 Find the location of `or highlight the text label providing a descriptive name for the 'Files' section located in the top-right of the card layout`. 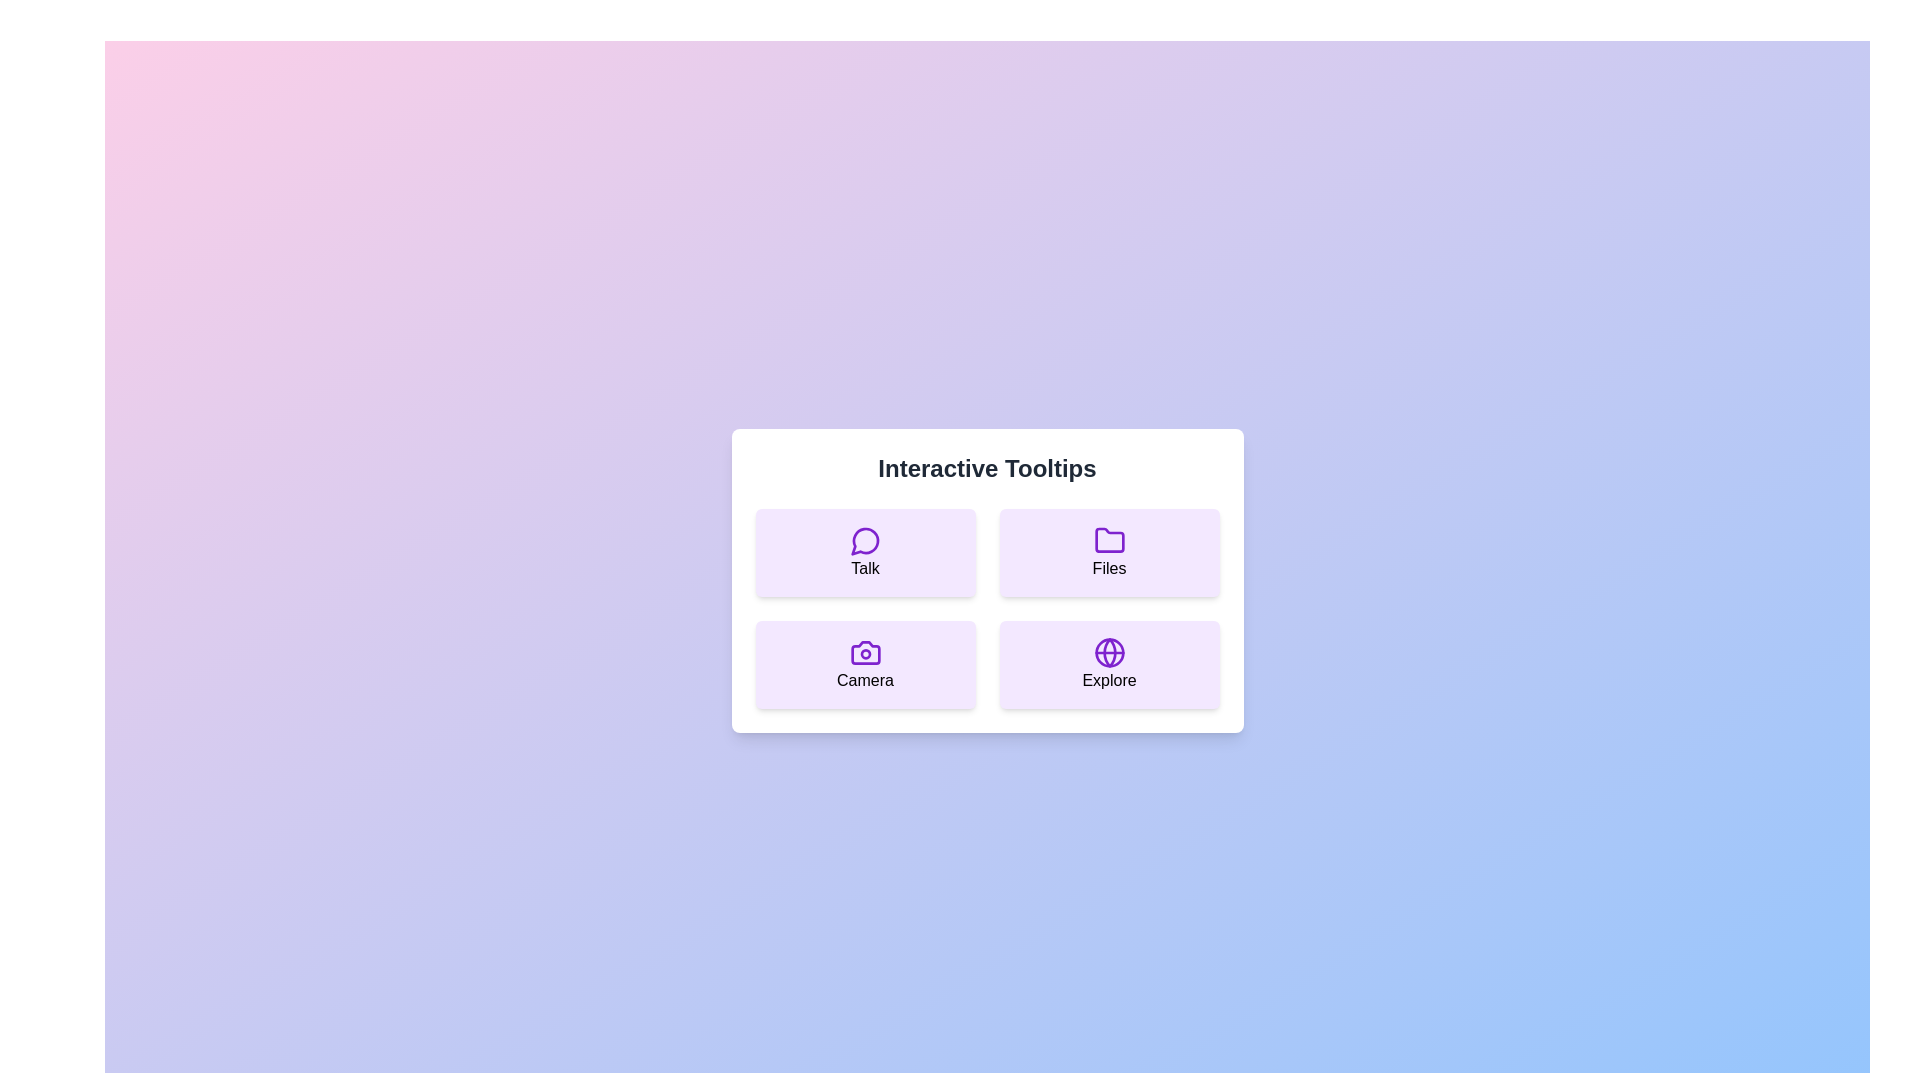

or highlight the text label providing a descriptive name for the 'Files' section located in the top-right of the card layout is located at coordinates (1108, 569).